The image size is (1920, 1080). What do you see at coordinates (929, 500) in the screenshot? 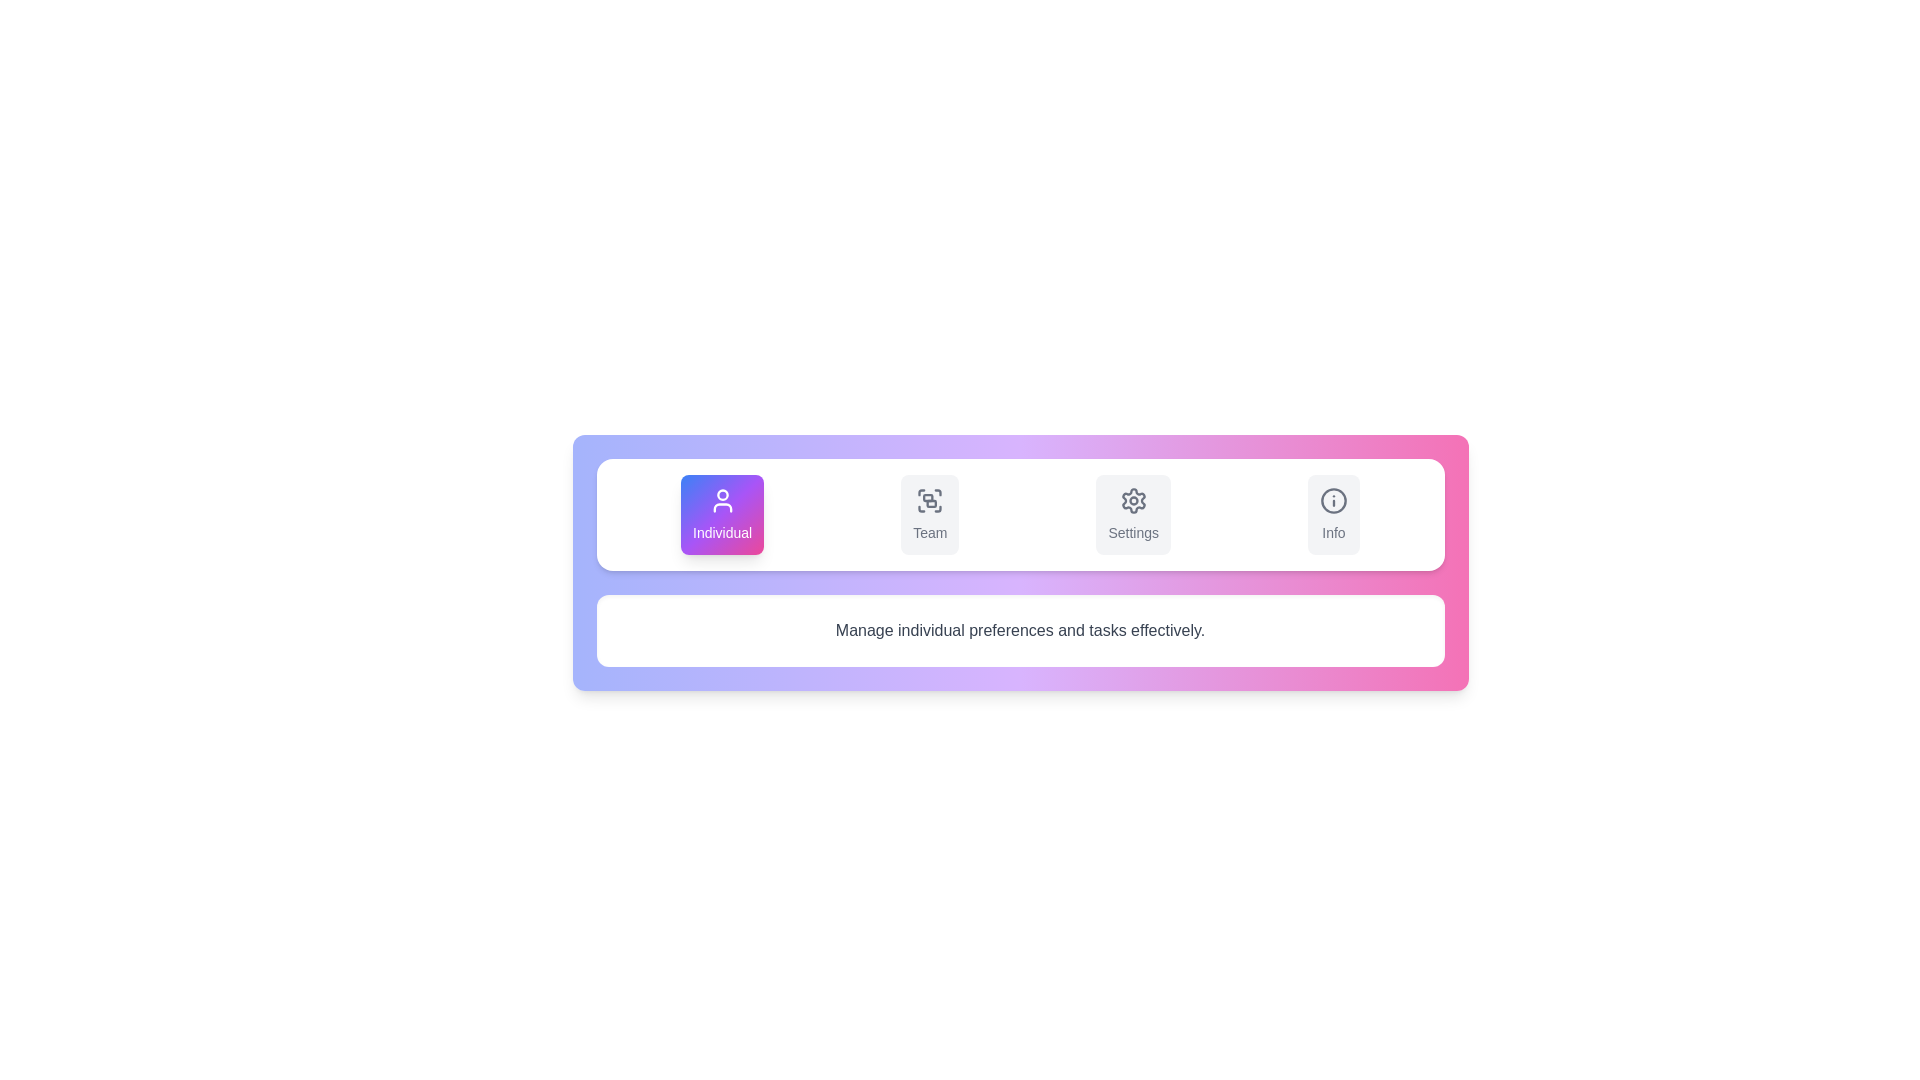
I see `the 'Team' SVG icon in the menu, which is located between the 'Individual' and 'Settings' icons` at bounding box center [929, 500].